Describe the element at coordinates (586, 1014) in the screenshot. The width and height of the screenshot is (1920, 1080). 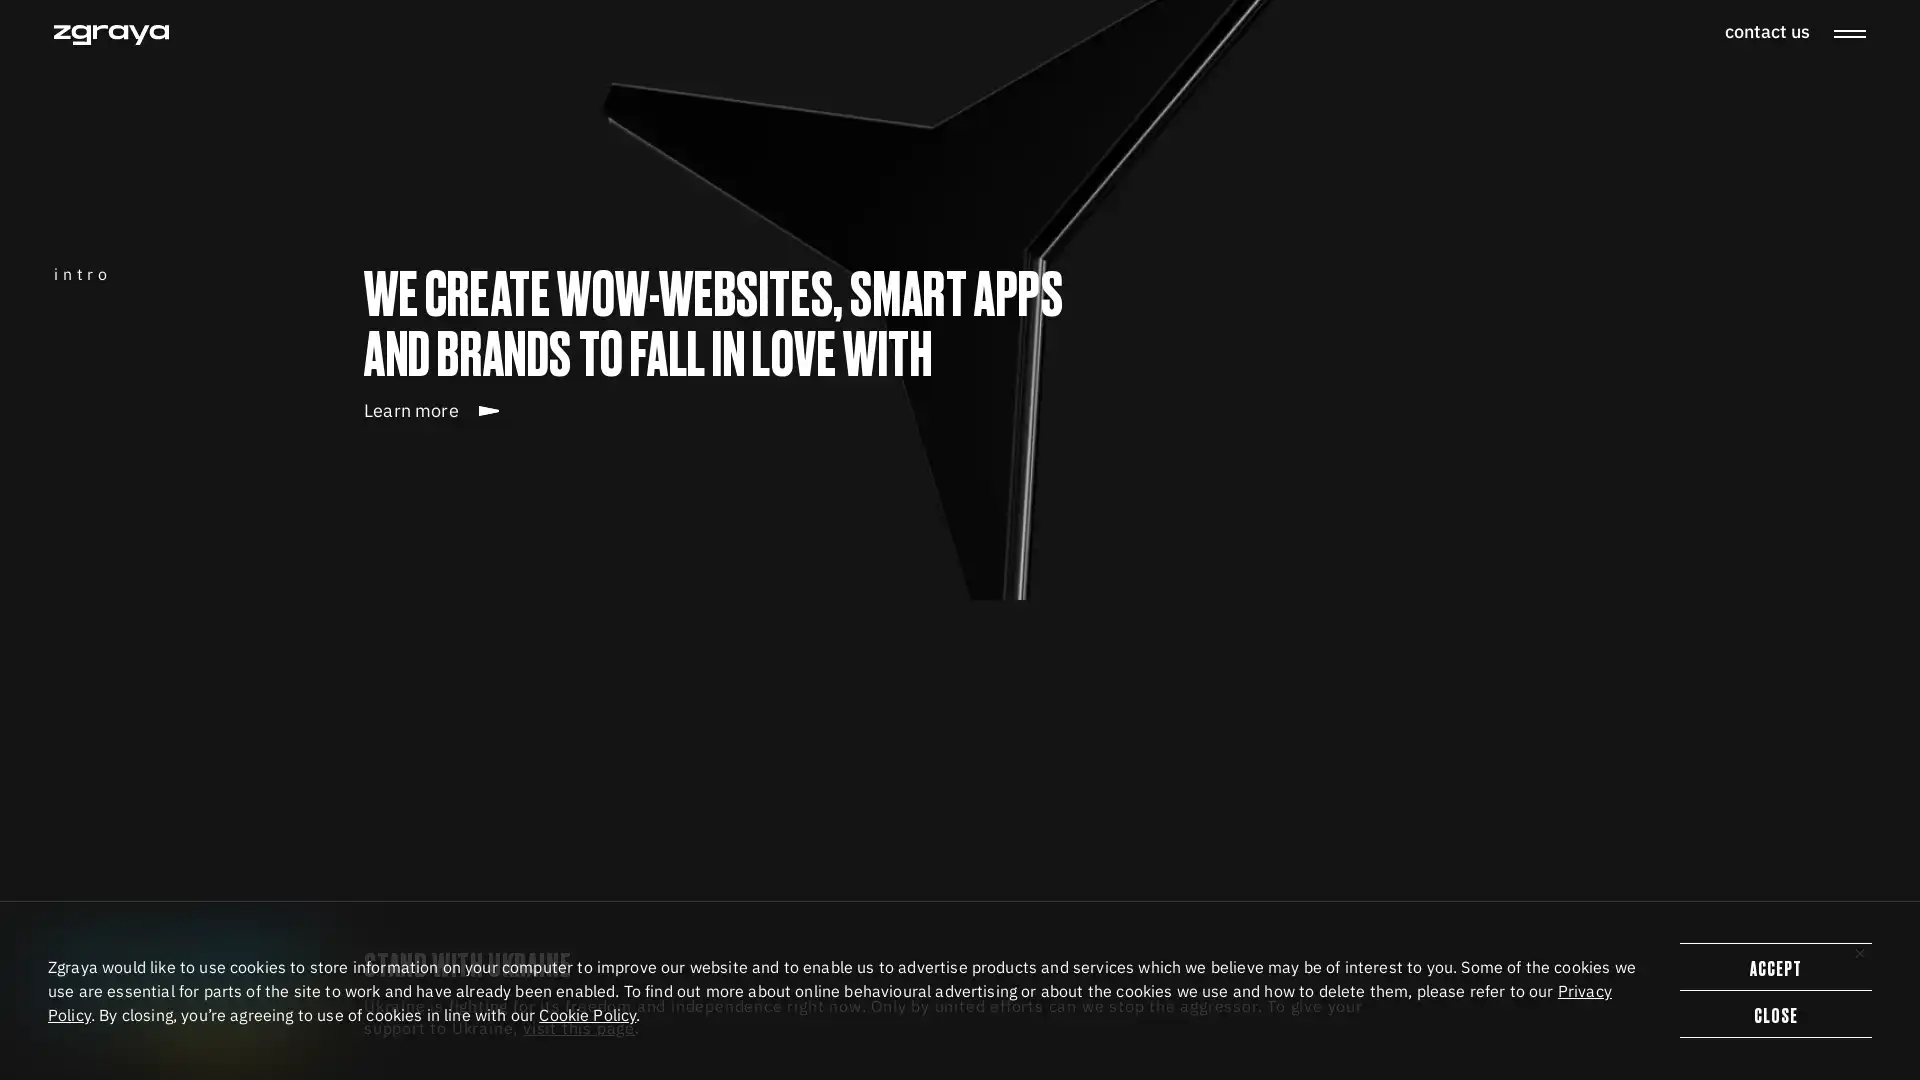
I see `learn more about cookies` at that location.